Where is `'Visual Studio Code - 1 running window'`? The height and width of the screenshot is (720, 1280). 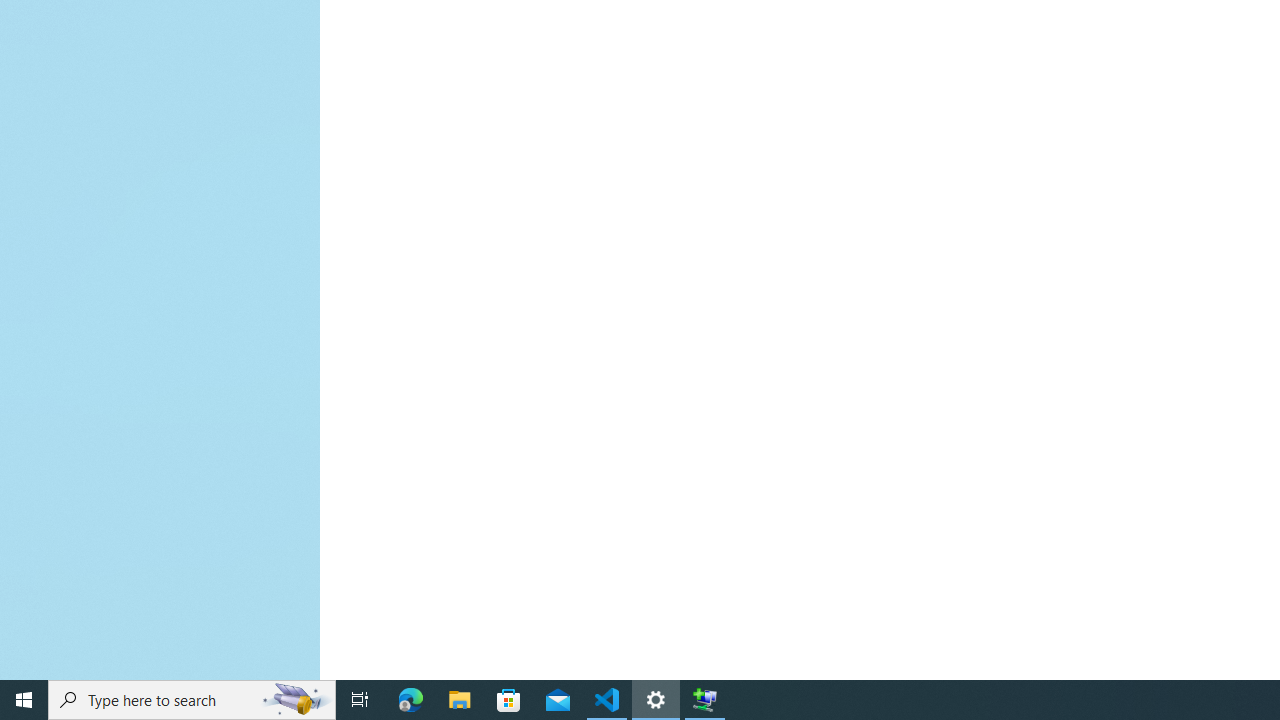 'Visual Studio Code - 1 running window' is located at coordinates (606, 698).